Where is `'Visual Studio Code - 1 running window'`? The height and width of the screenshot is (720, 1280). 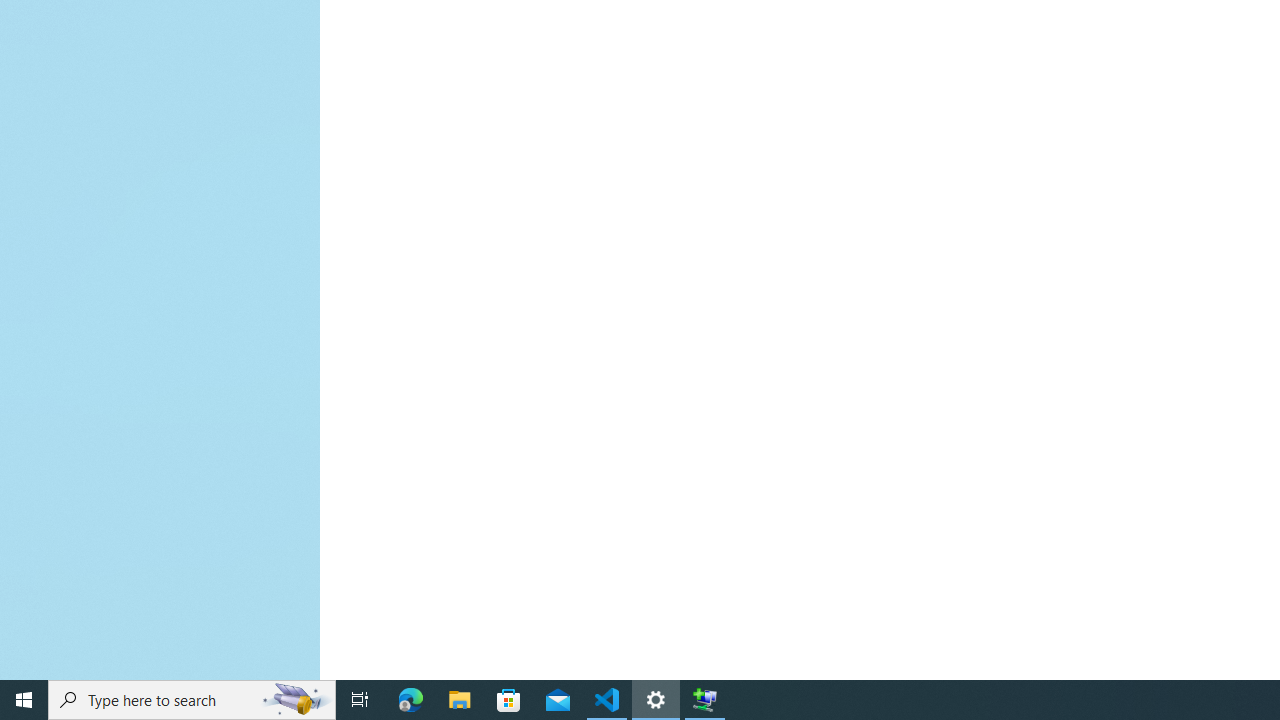 'Visual Studio Code - 1 running window' is located at coordinates (606, 698).